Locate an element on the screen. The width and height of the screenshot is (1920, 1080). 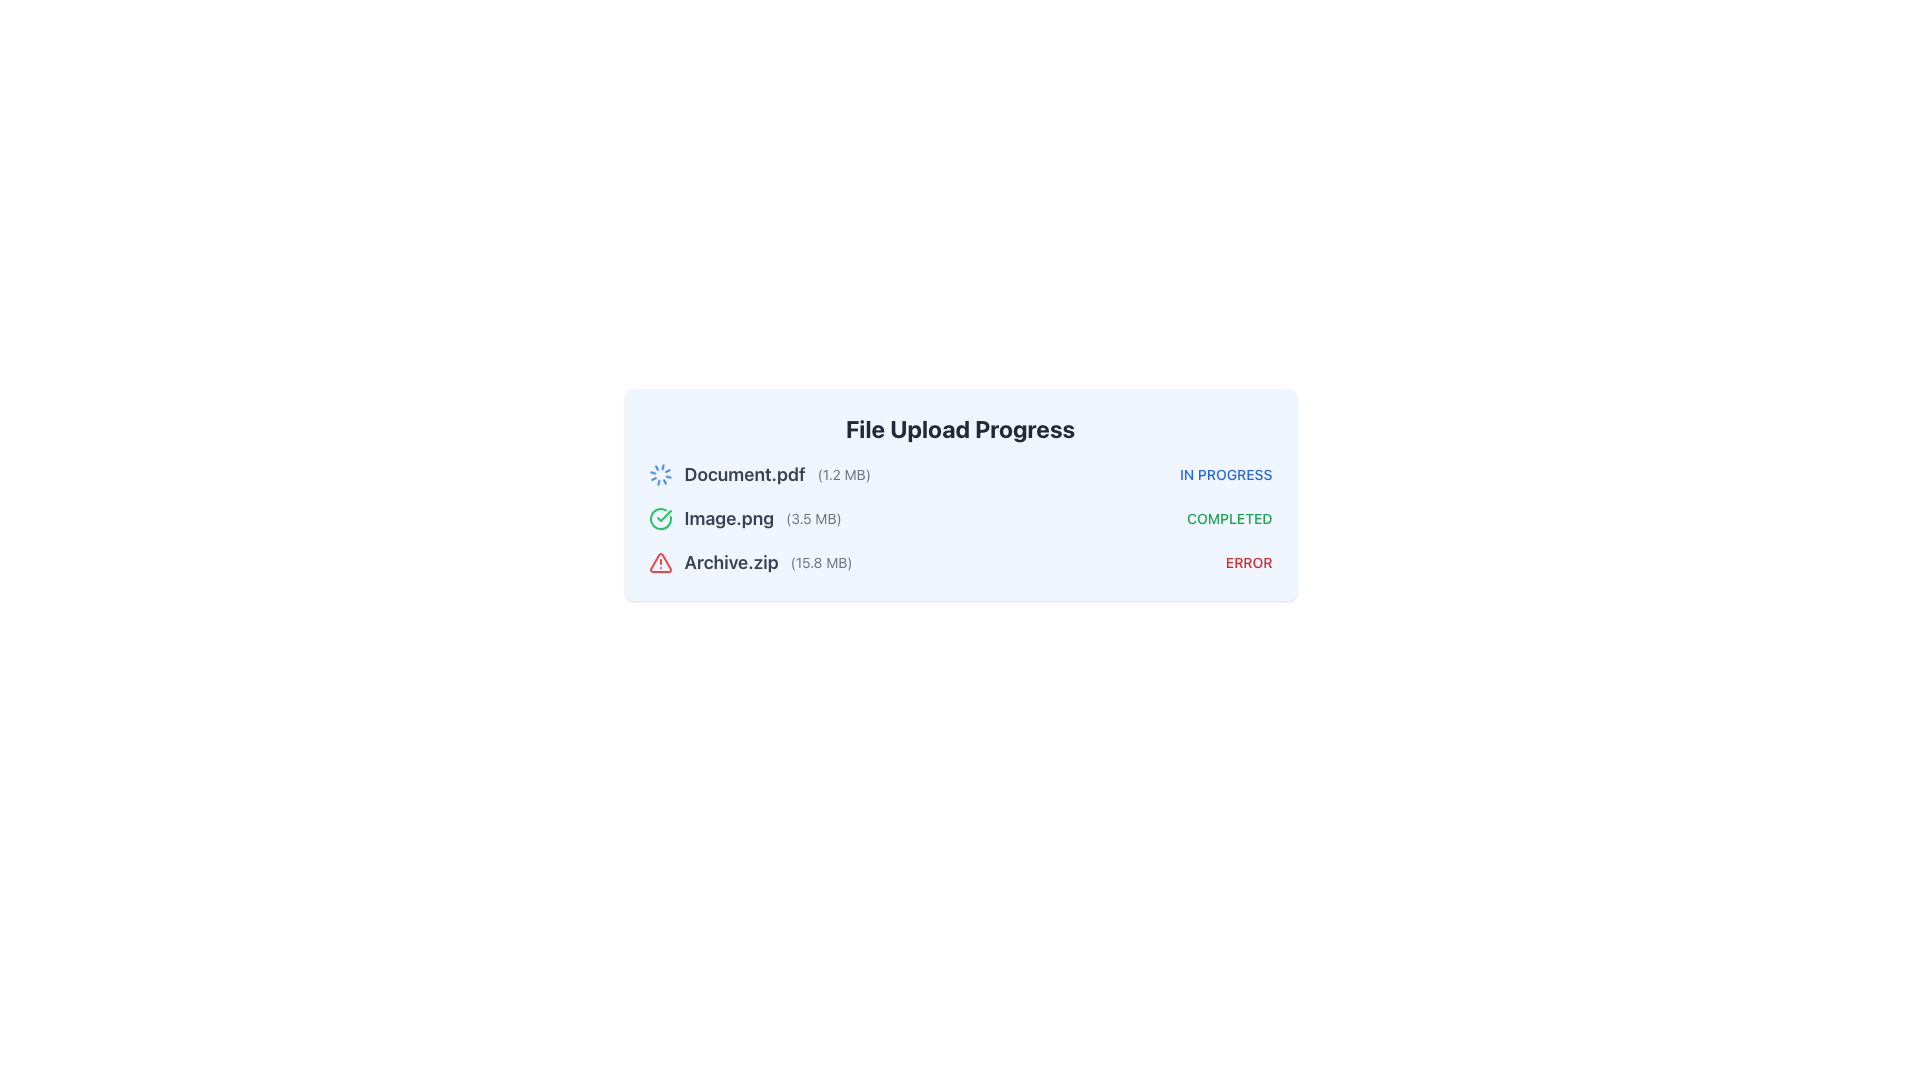
text displayed in the Text label that identifies the current file being uploaded, located in the 'File Upload Progress' section next to a spinning icon is located at coordinates (743, 474).